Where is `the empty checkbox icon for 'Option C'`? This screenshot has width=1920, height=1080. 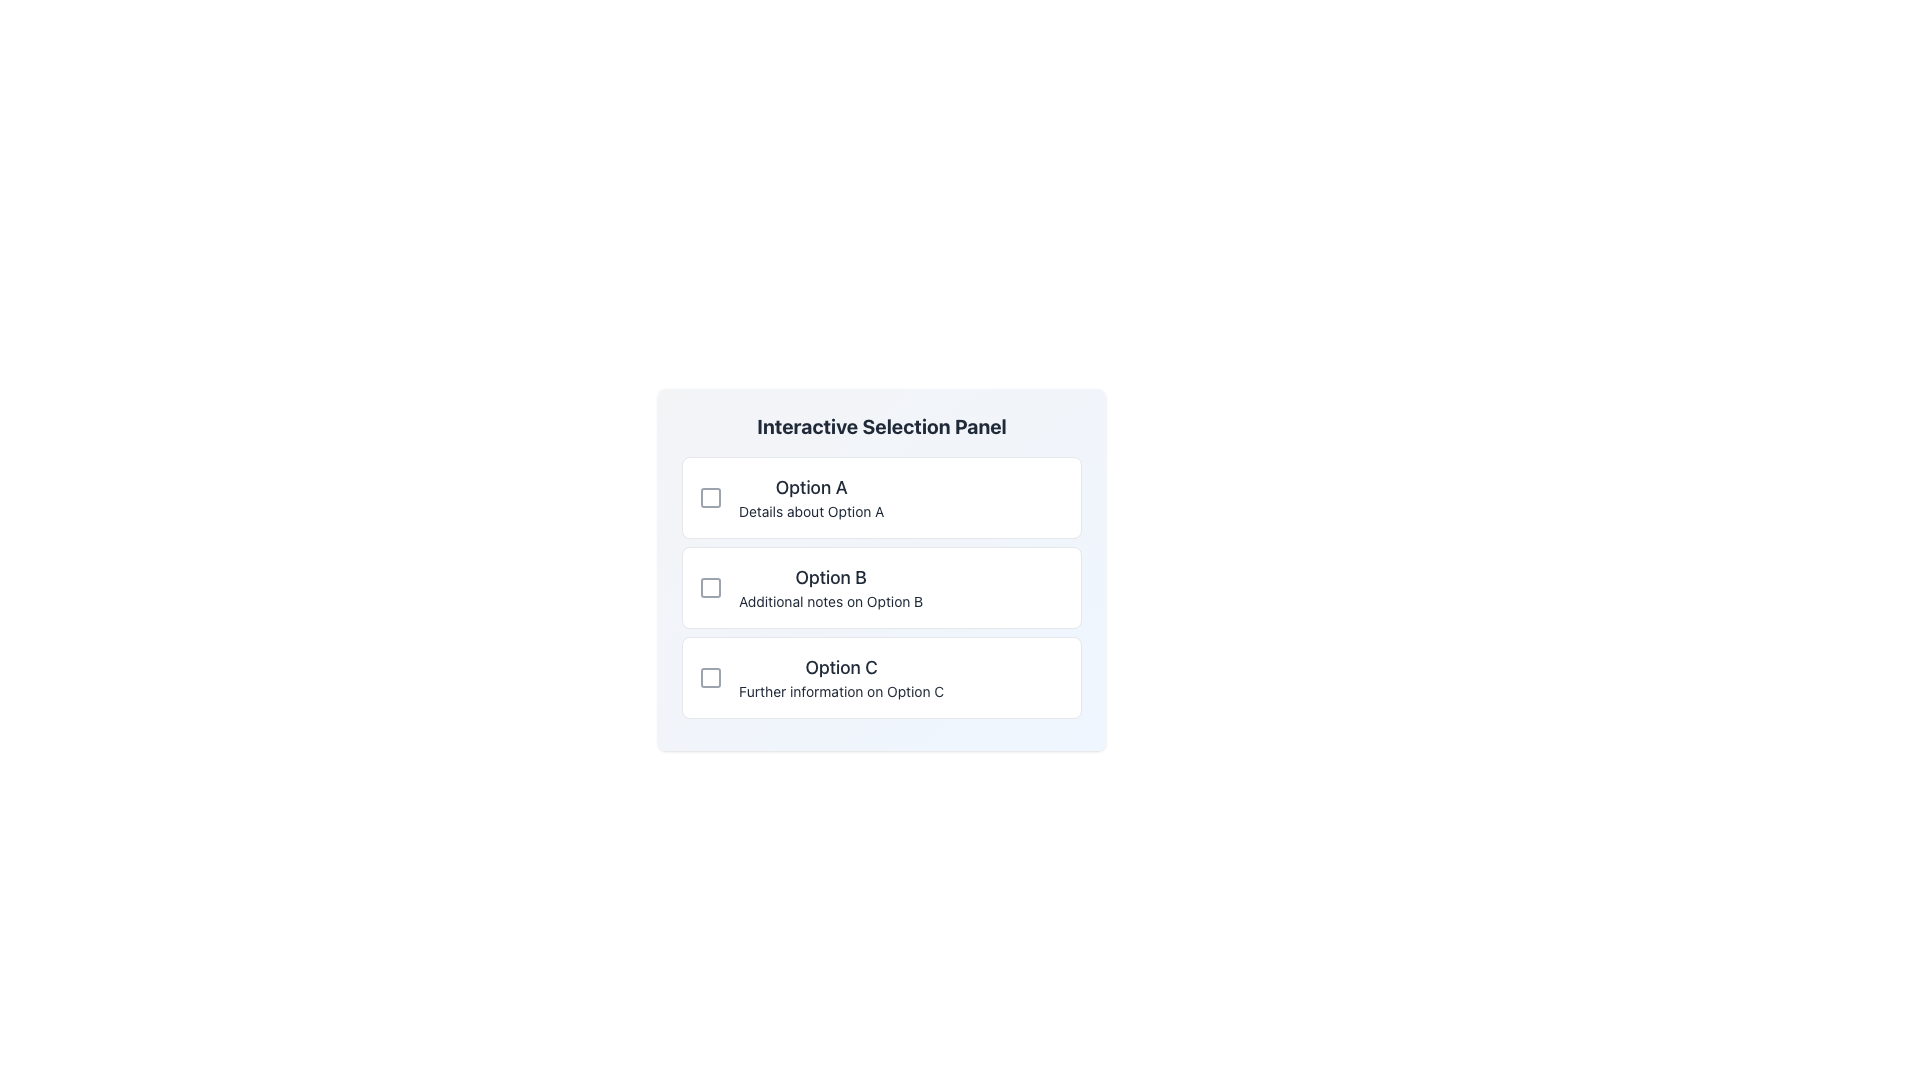
the empty checkbox icon for 'Option C' is located at coordinates (881, 677).